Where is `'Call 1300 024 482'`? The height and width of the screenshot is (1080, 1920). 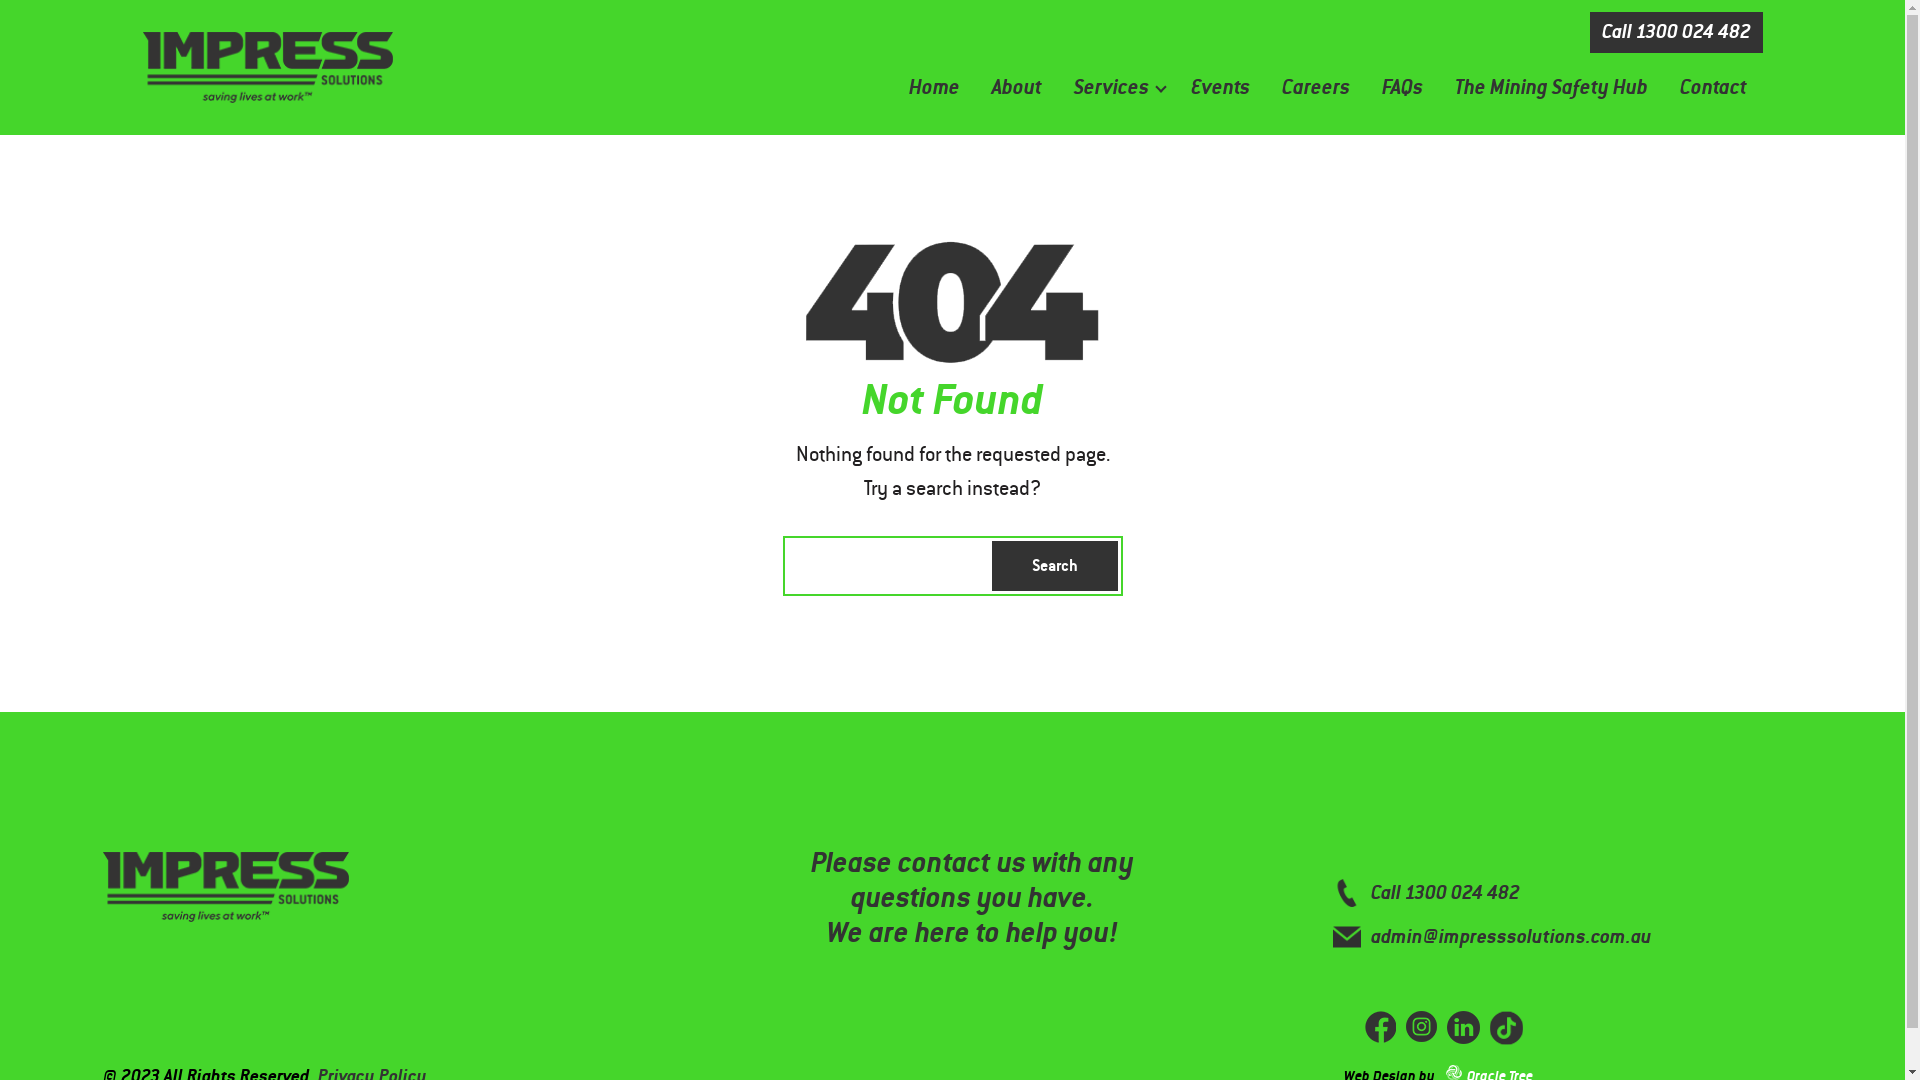
'Call 1300 024 482' is located at coordinates (1602, 31).